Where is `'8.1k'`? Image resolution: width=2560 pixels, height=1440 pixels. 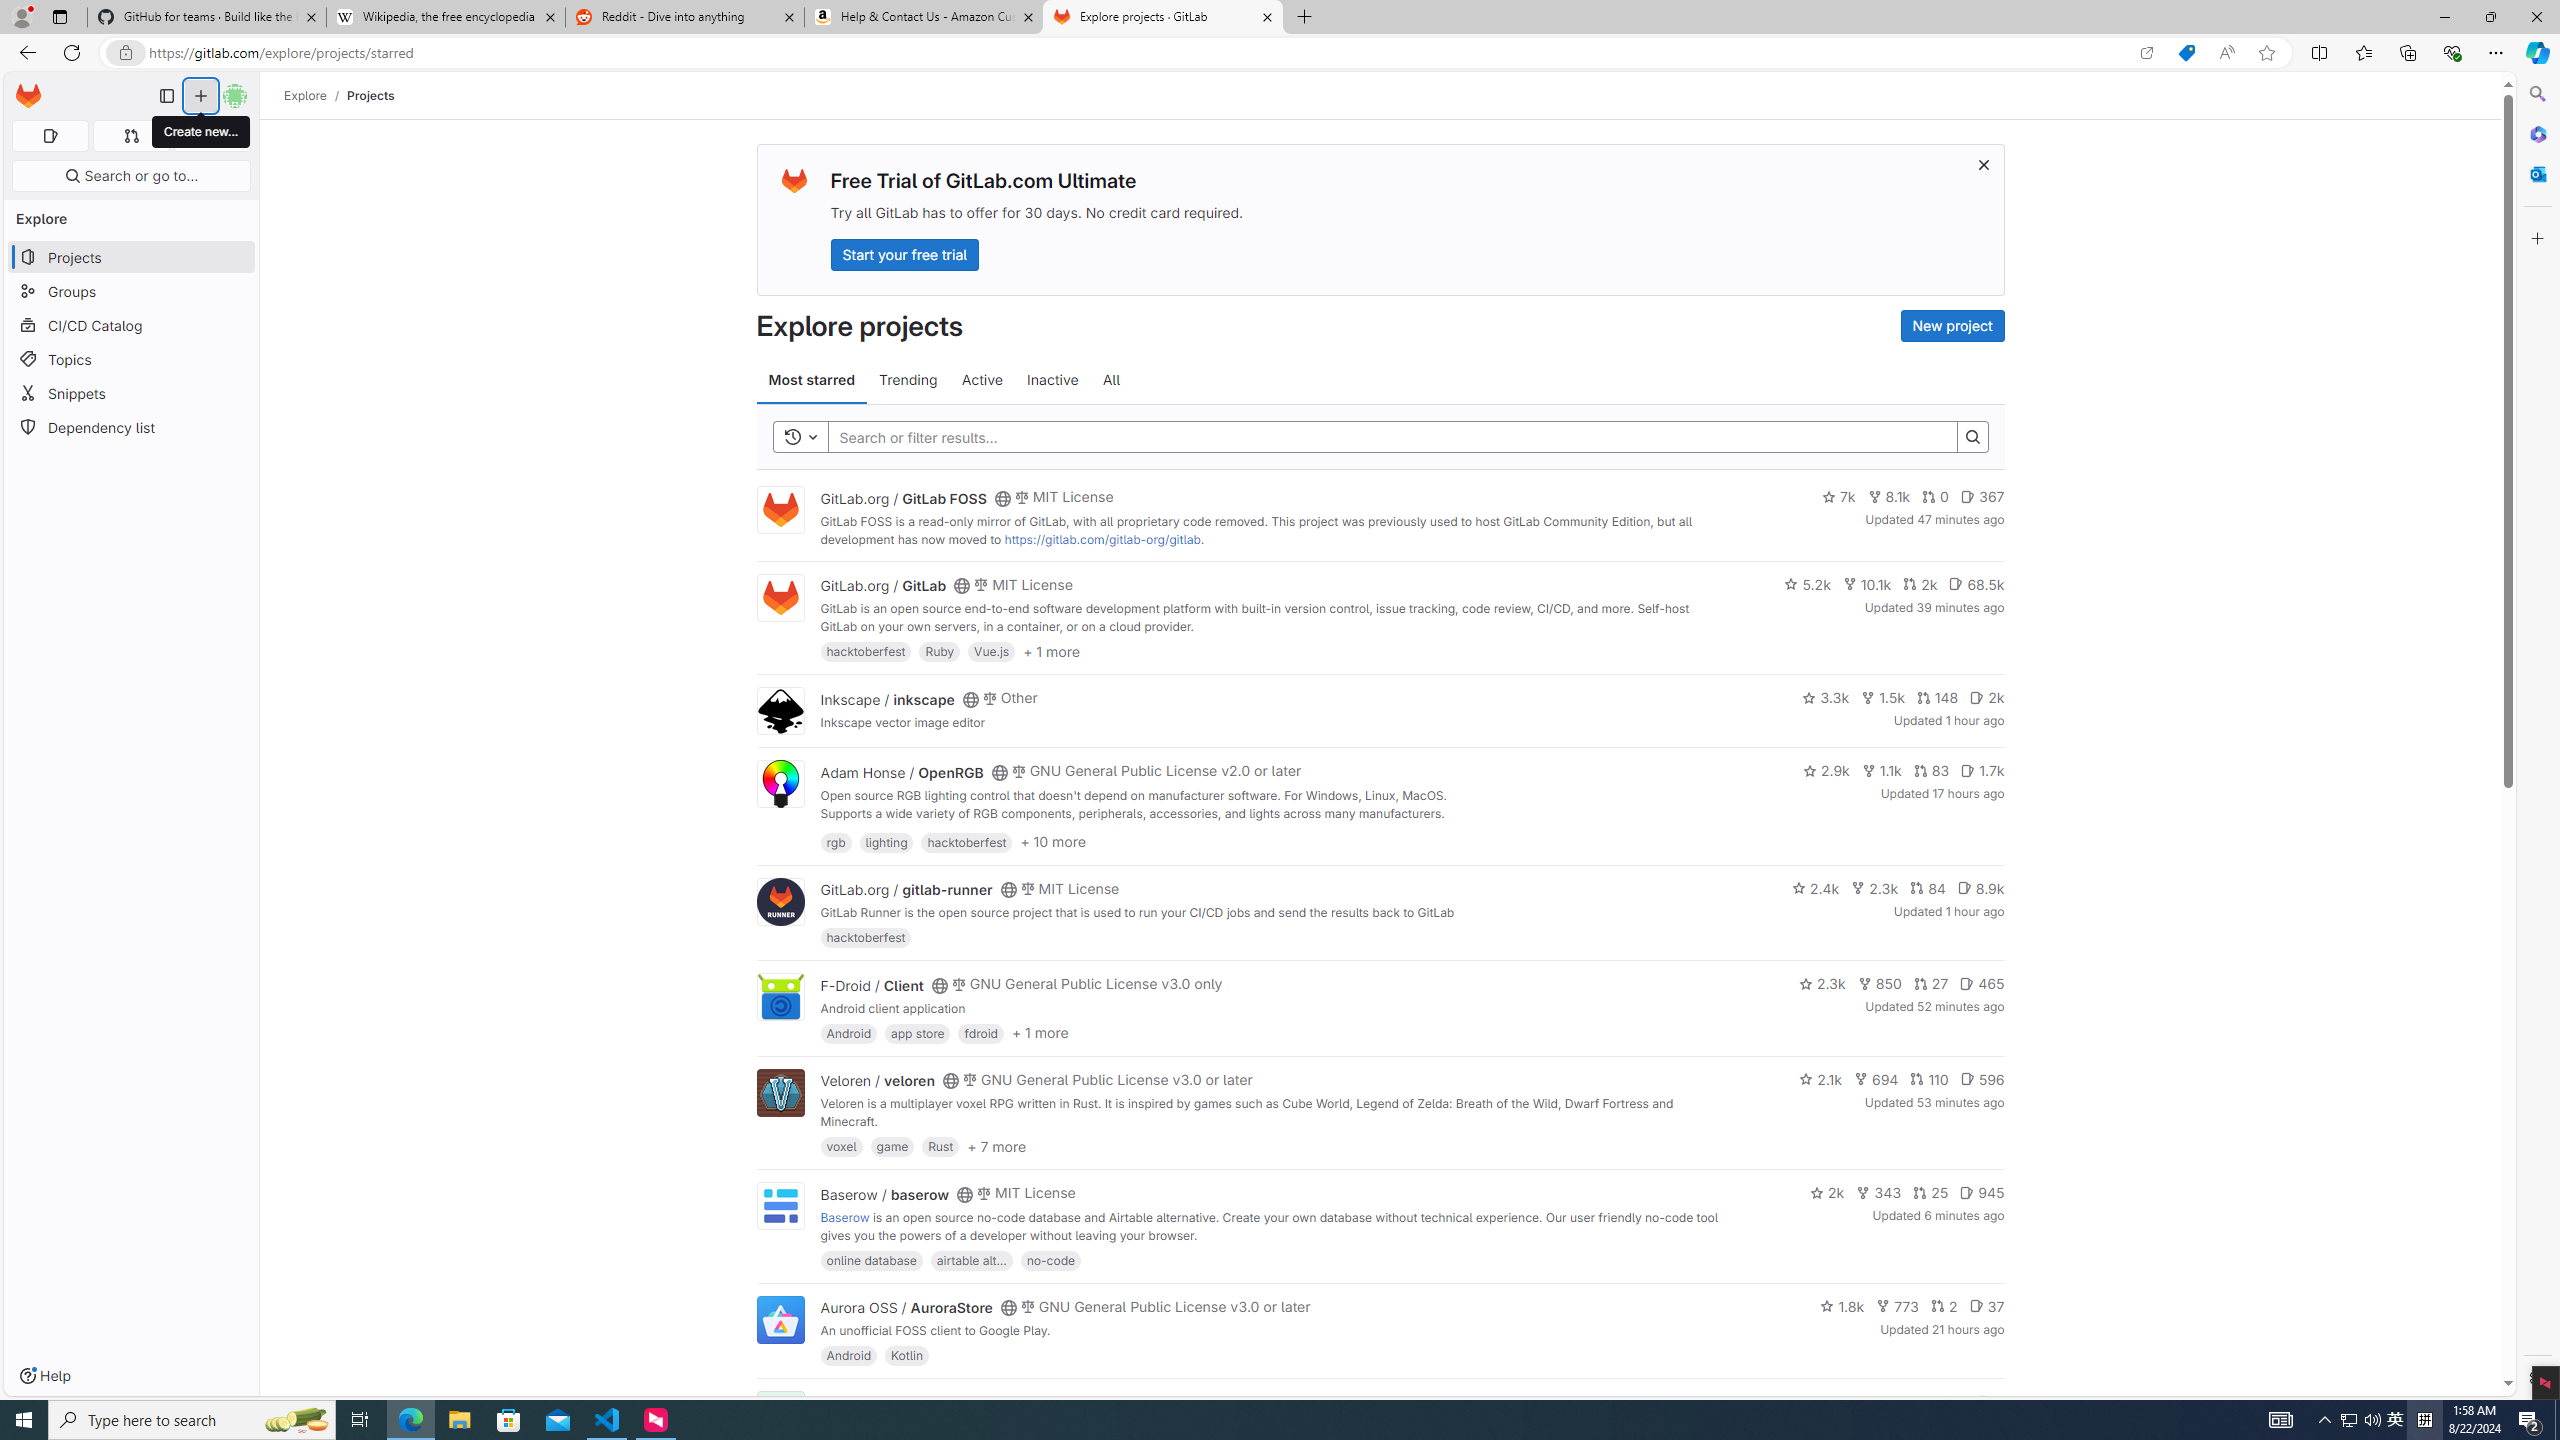
'8.1k' is located at coordinates (1887, 497).